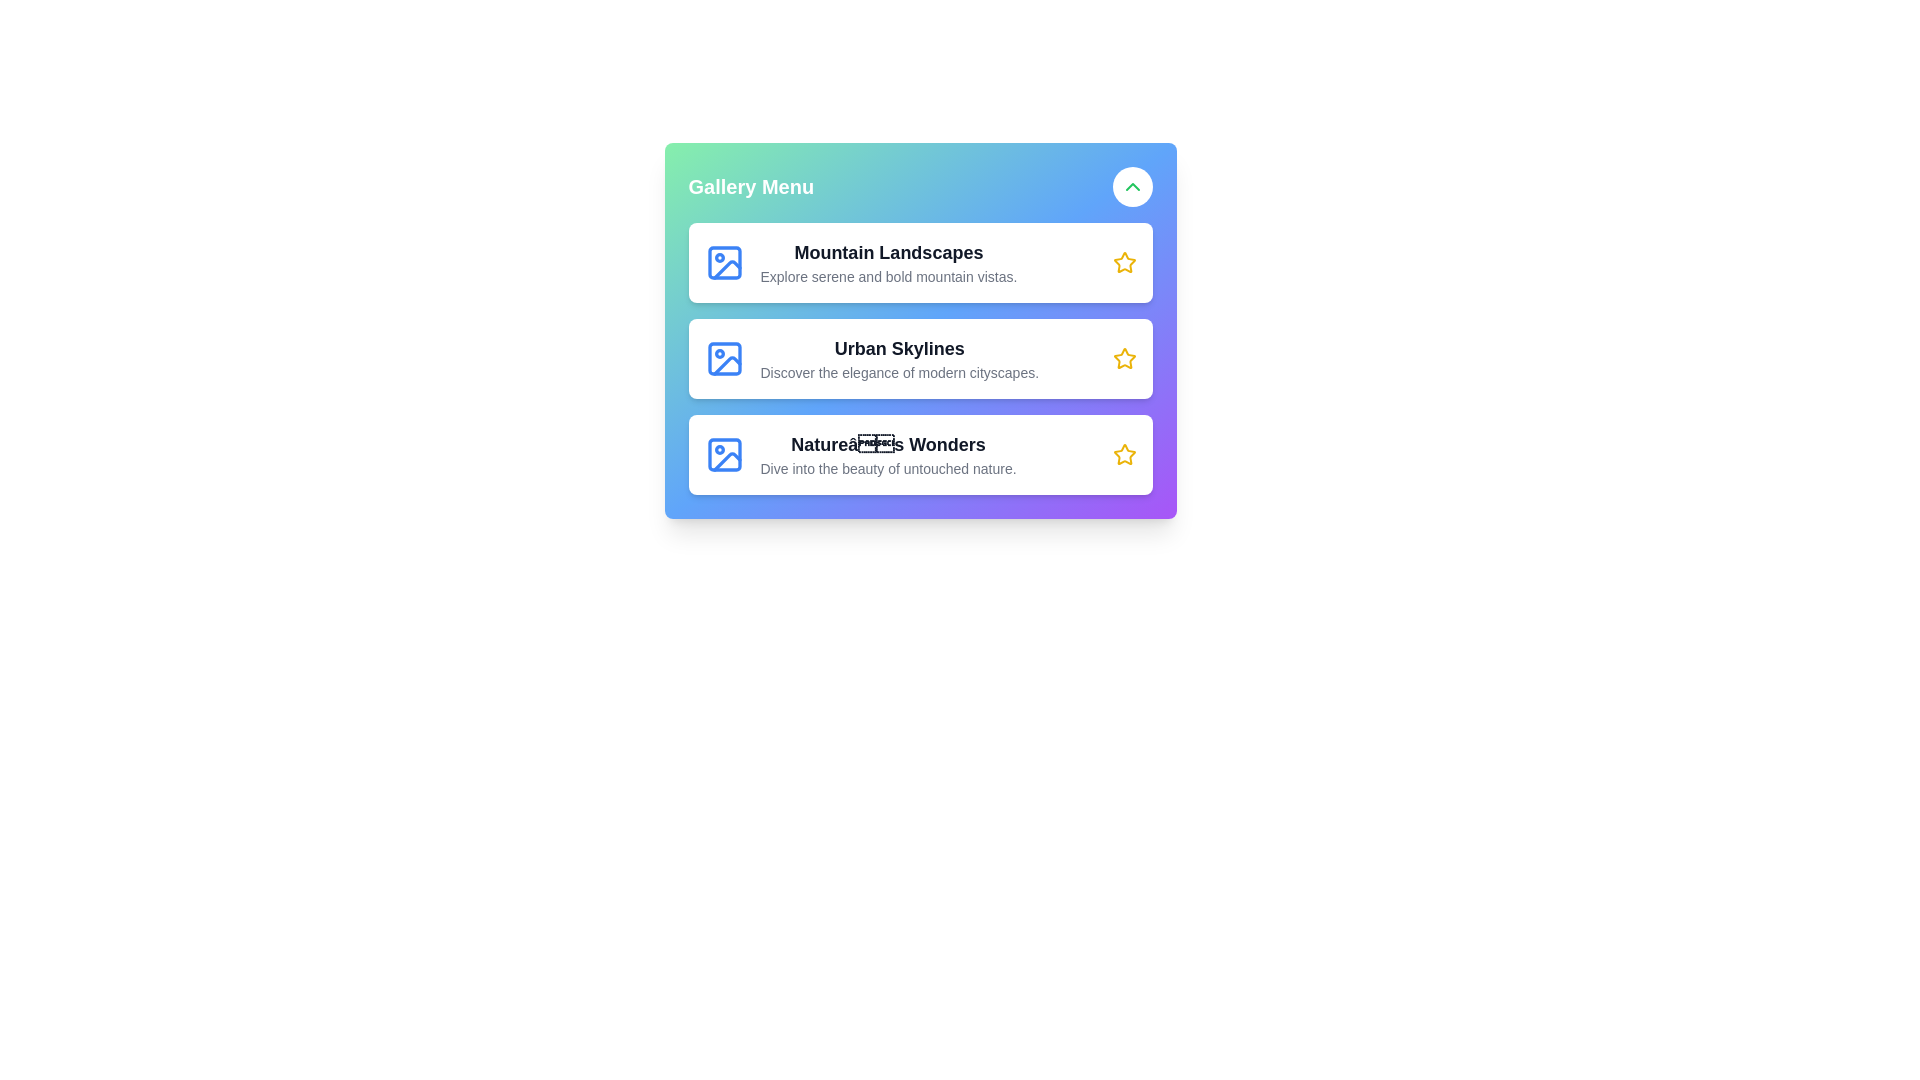  What do you see at coordinates (919, 455) in the screenshot?
I see `the gallery item Nature’s Wonders to trigger its hover effect` at bounding box center [919, 455].